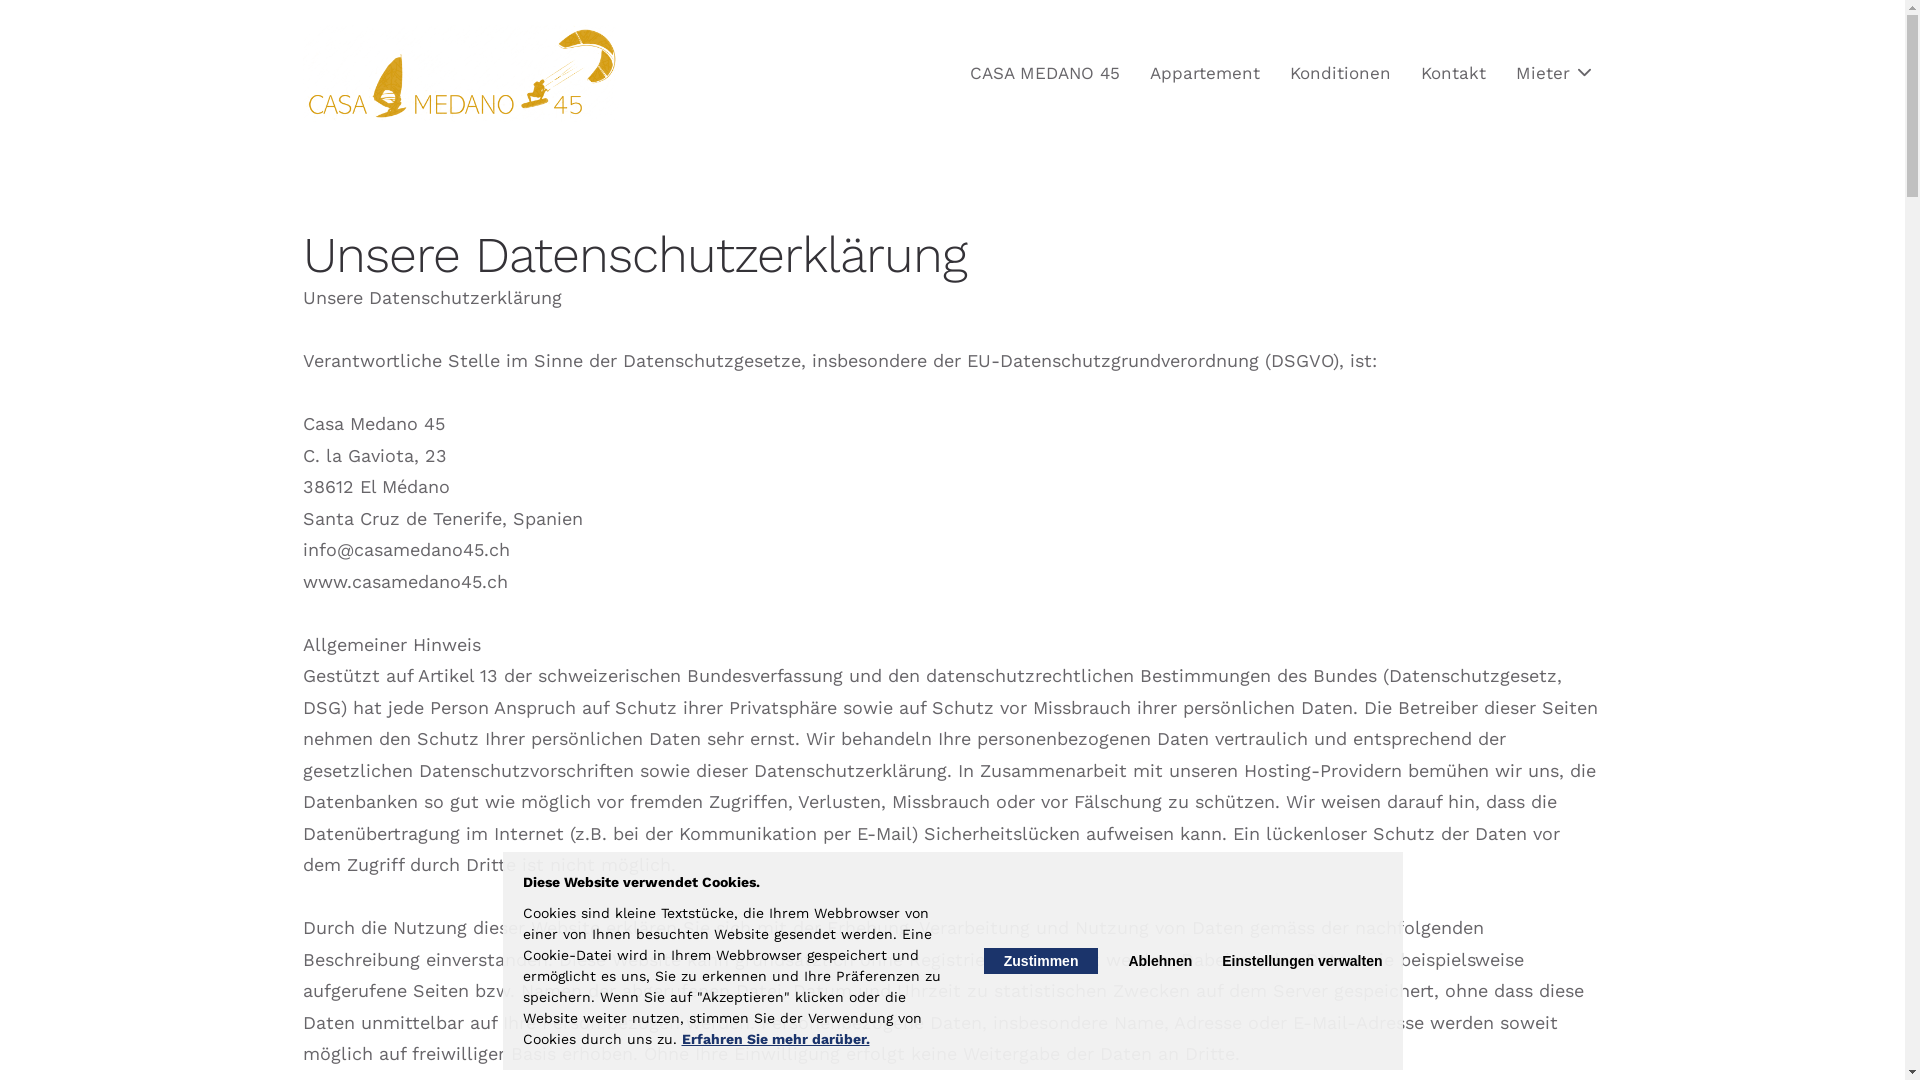  What do you see at coordinates (1160, 959) in the screenshot?
I see `'Ablehnen'` at bounding box center [1160, 959].